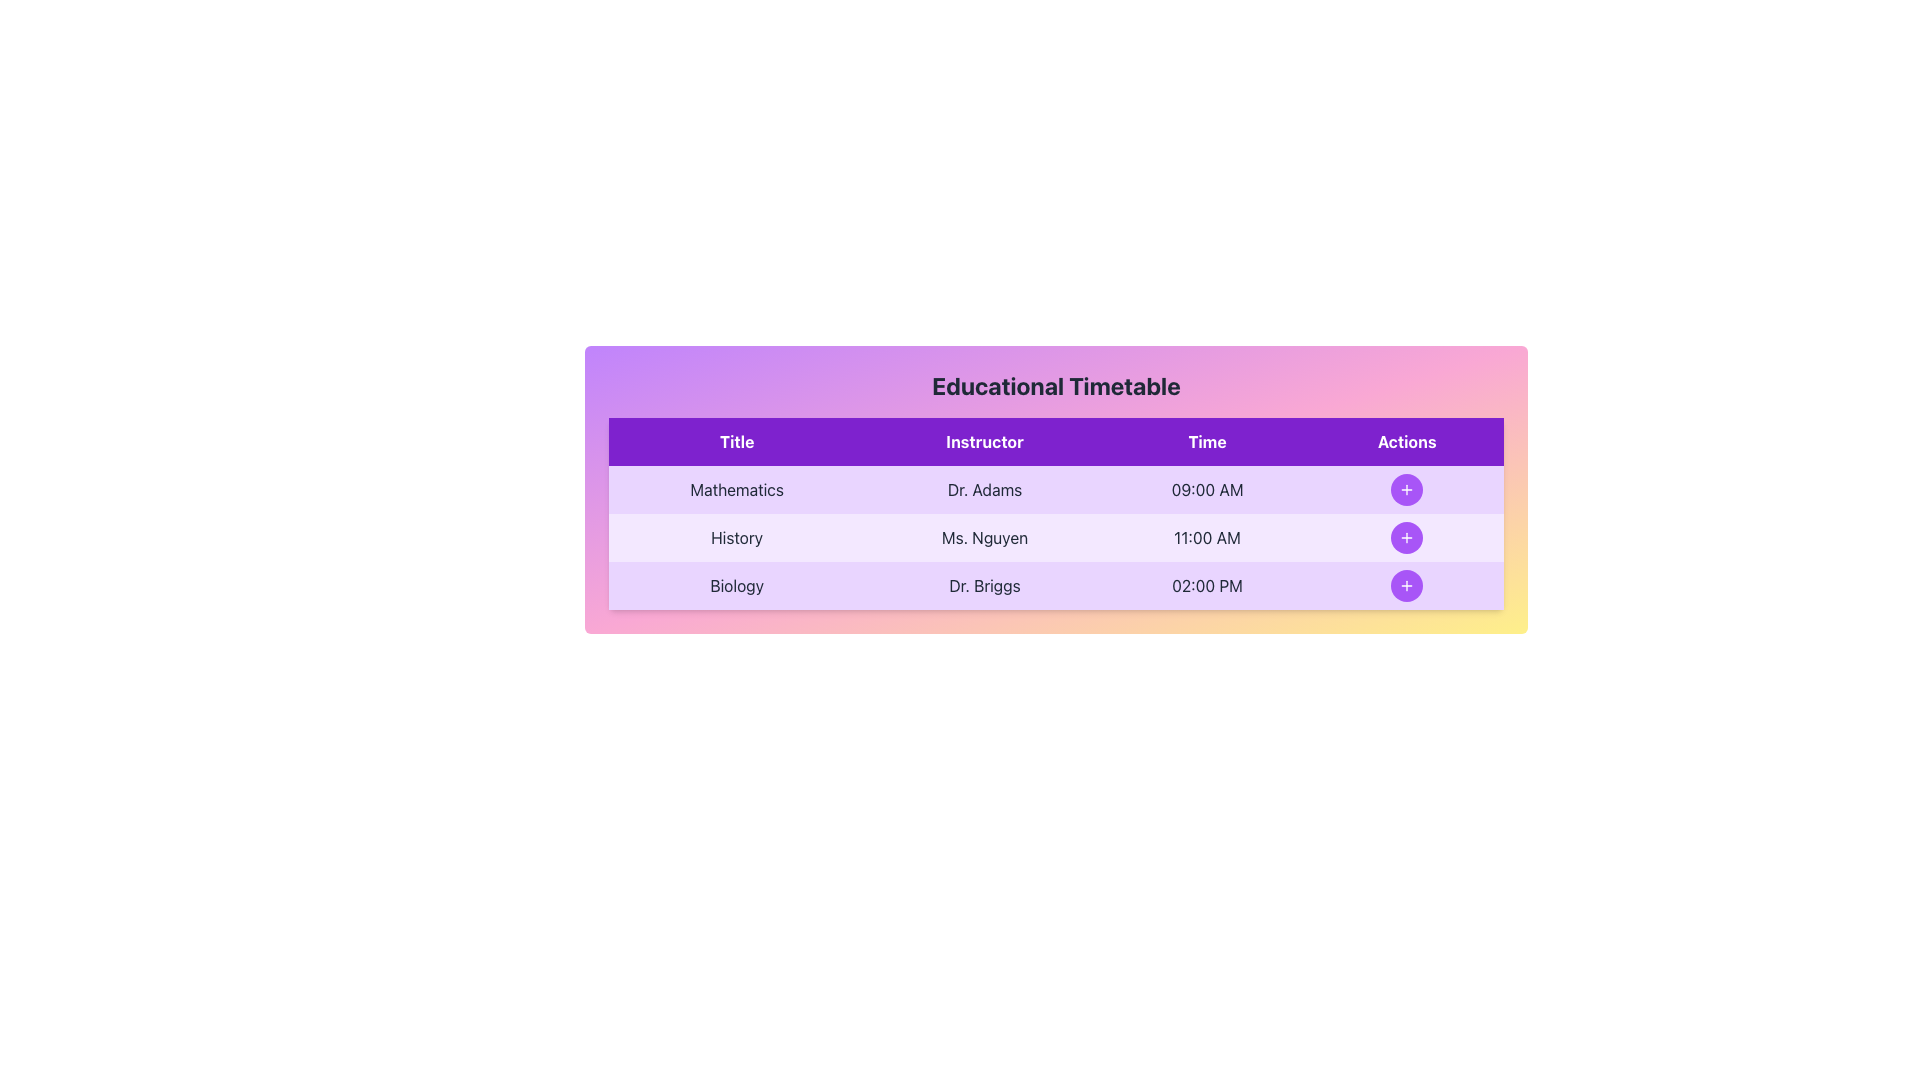  Describe the element at coordinates (736, 489) in the screenshot. I see `the text label that represents the subject title in the timetable, located in the first row and first column, to the left of 'Dr. Adams' and above 'History'` at that location.